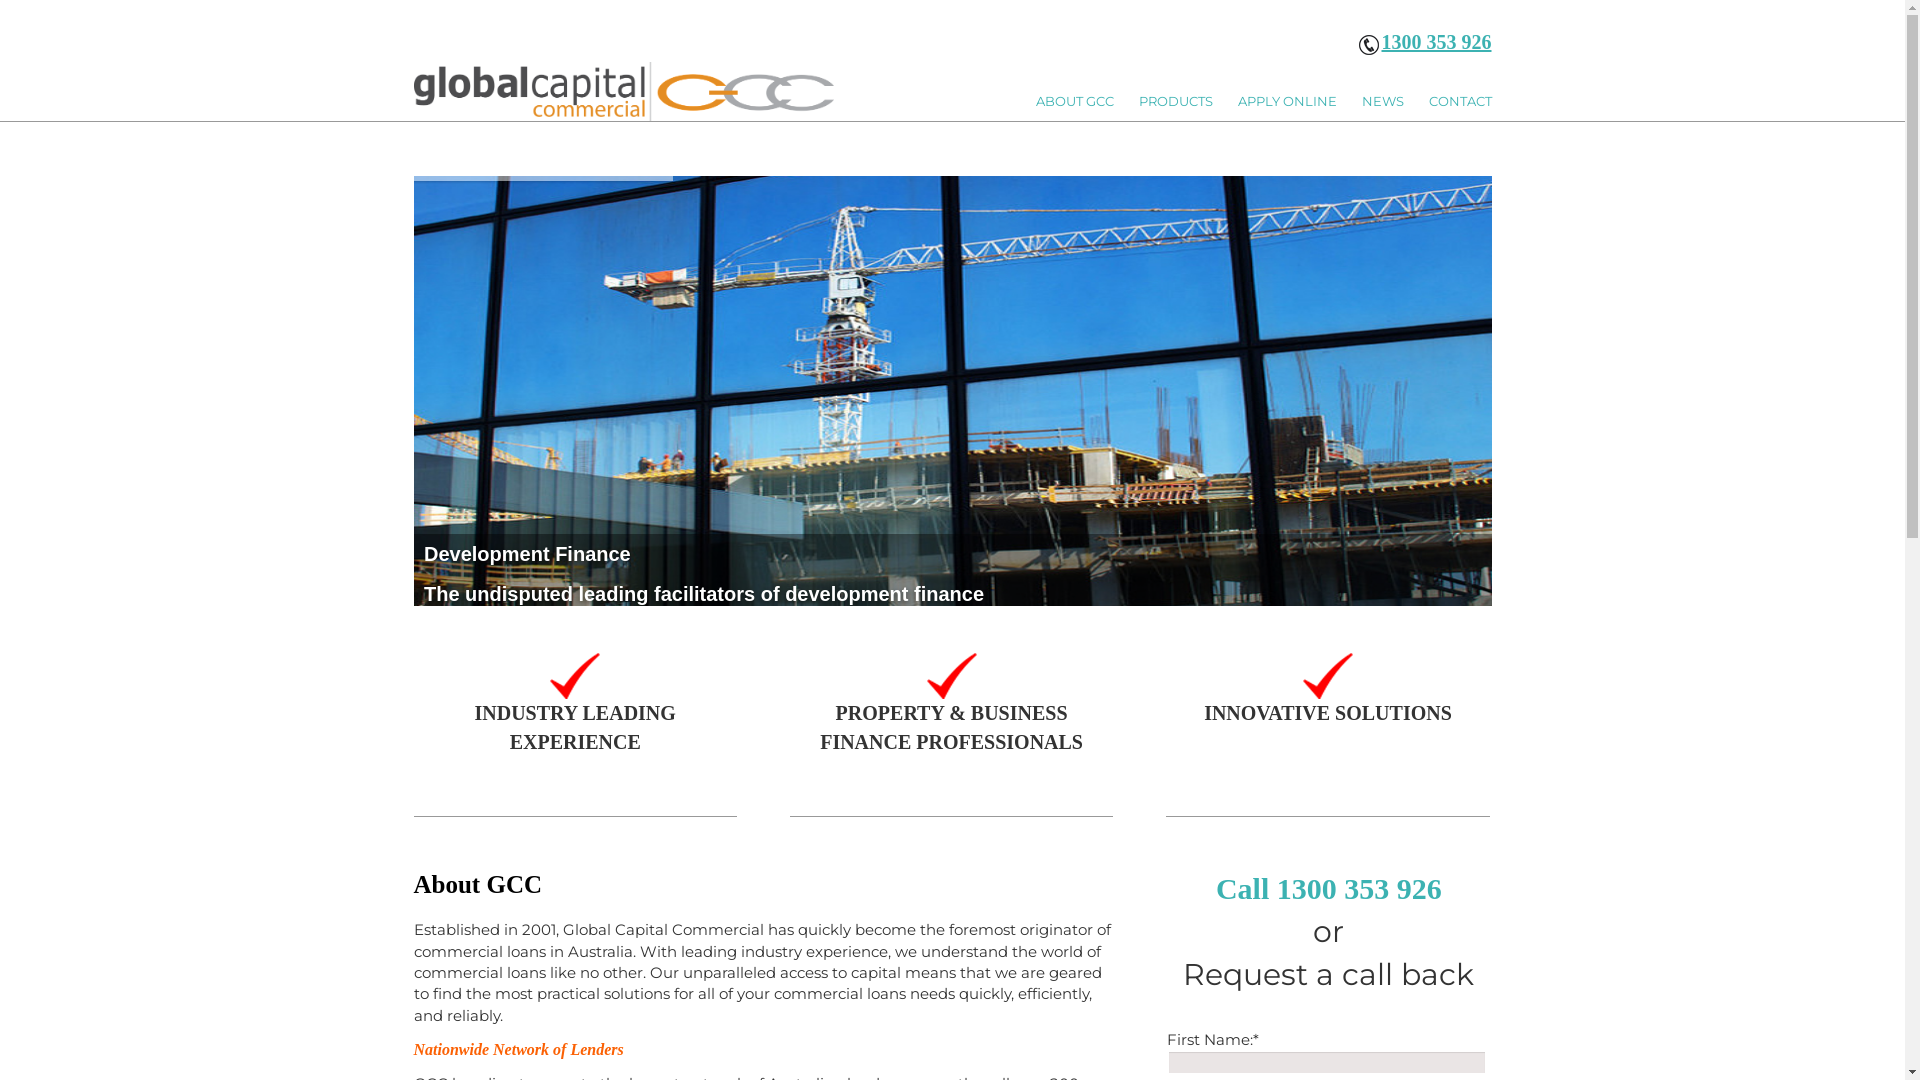 Image resolution: width=1920 pixels, height=1080 pixels. Describe the element at coordinates (1187, 100) in the screenshot. I see `'PRODUCTS'` at that location.